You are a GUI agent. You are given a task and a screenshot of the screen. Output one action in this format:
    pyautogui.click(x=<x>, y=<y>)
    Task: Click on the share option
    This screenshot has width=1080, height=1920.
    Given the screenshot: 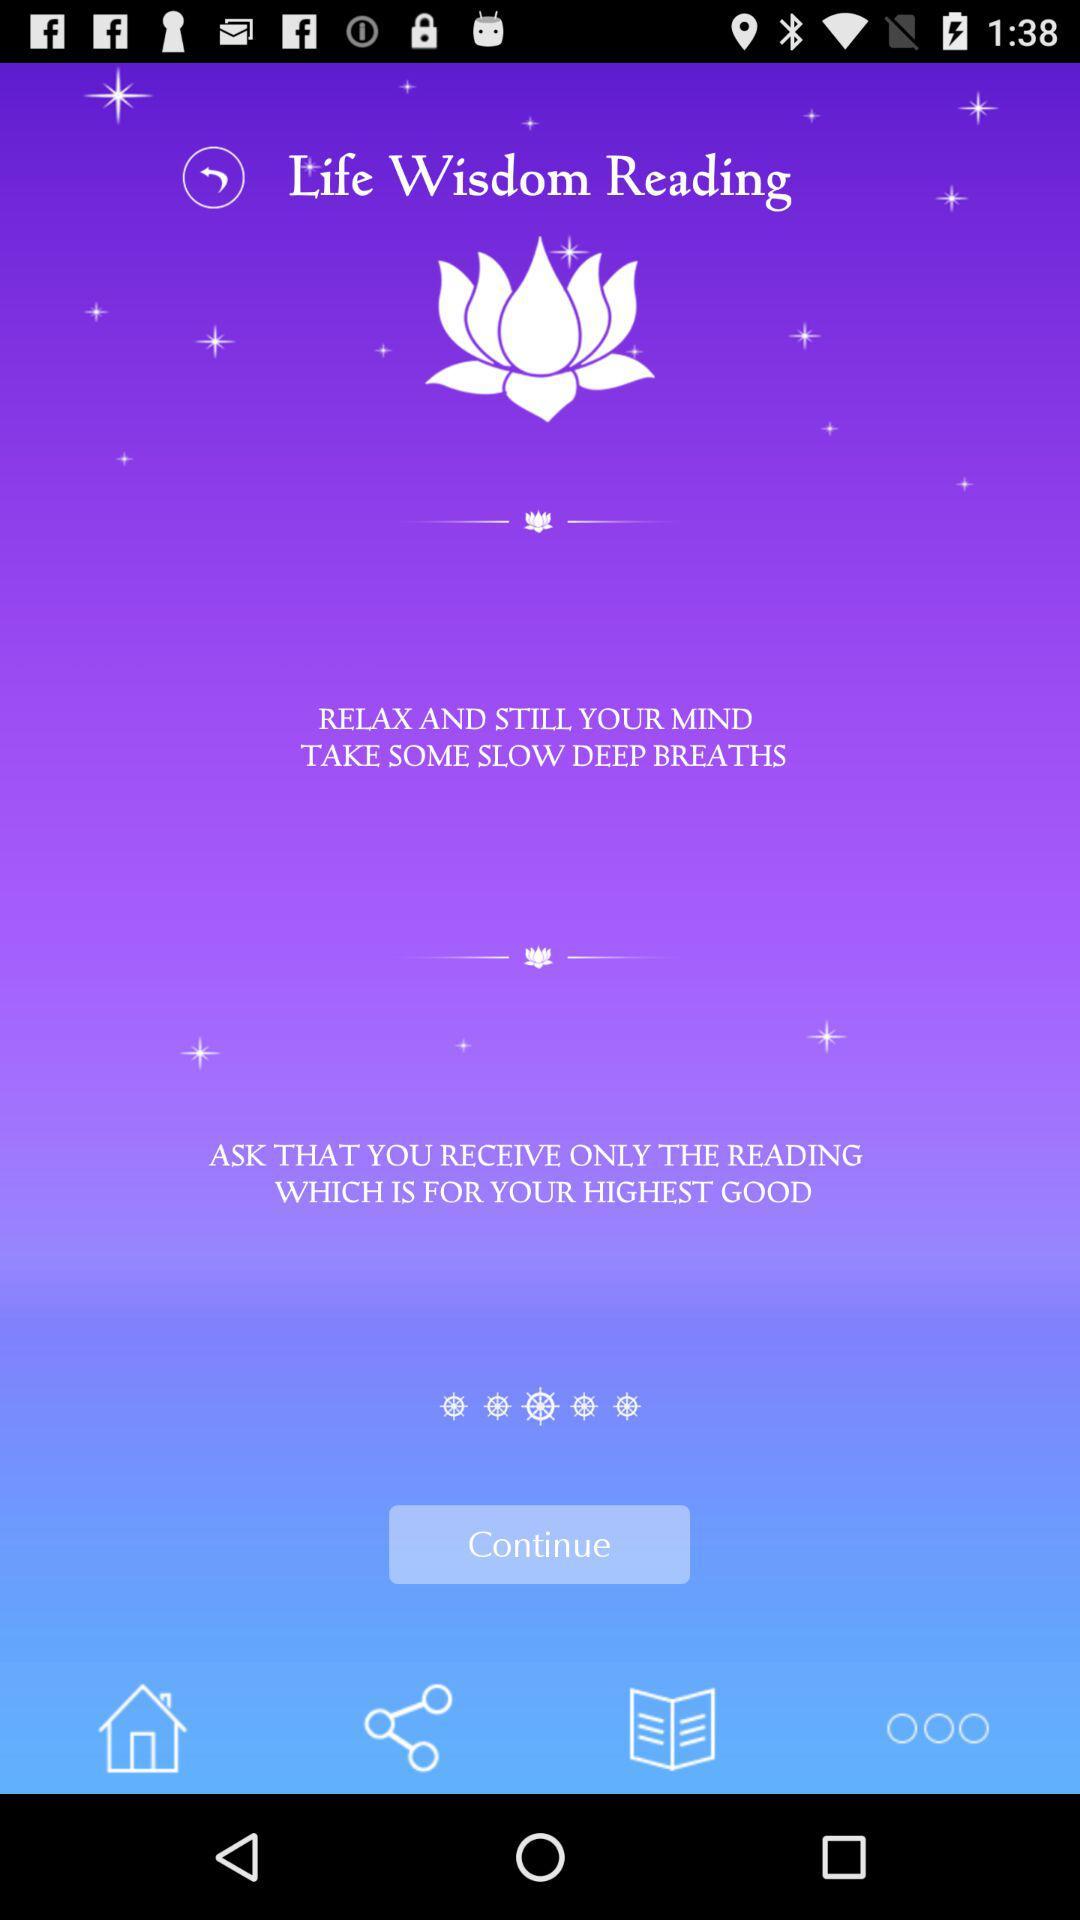 What is the action you would take?
    pyautogui.click(x=406, y=1727)
    